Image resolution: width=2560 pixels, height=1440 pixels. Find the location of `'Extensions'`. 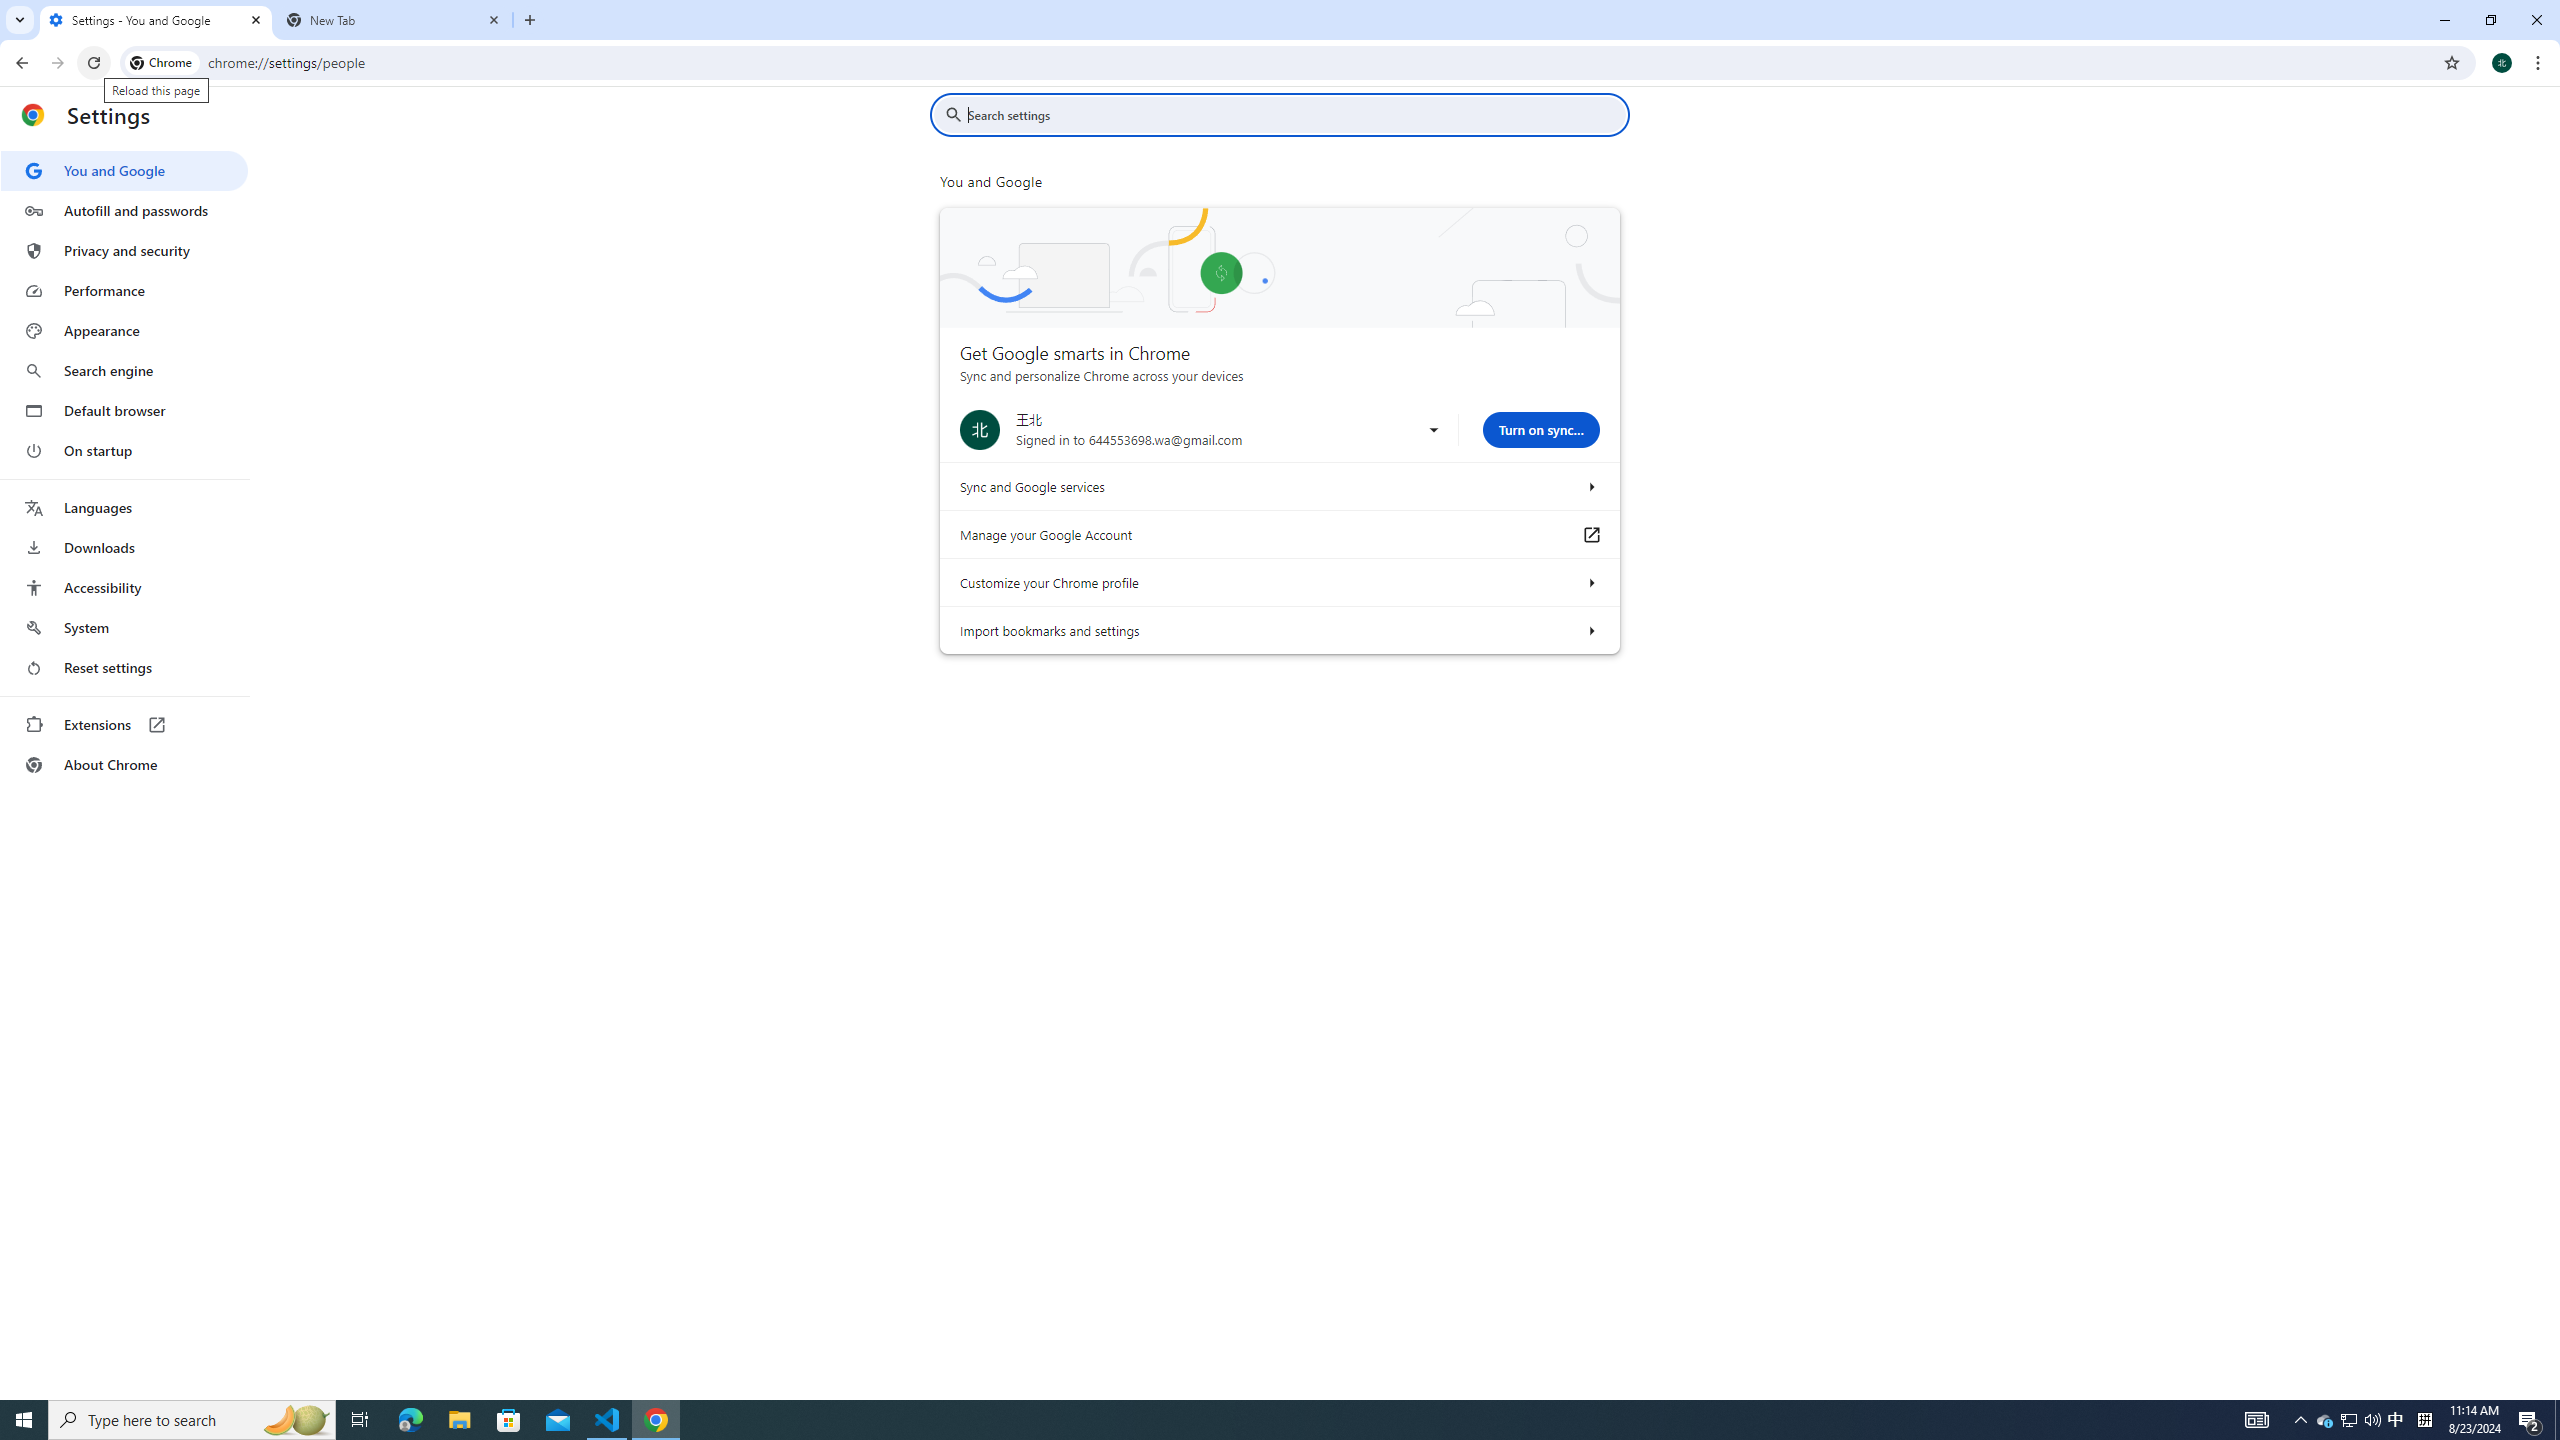

'Extensions' is located at coordinates (123, 724).